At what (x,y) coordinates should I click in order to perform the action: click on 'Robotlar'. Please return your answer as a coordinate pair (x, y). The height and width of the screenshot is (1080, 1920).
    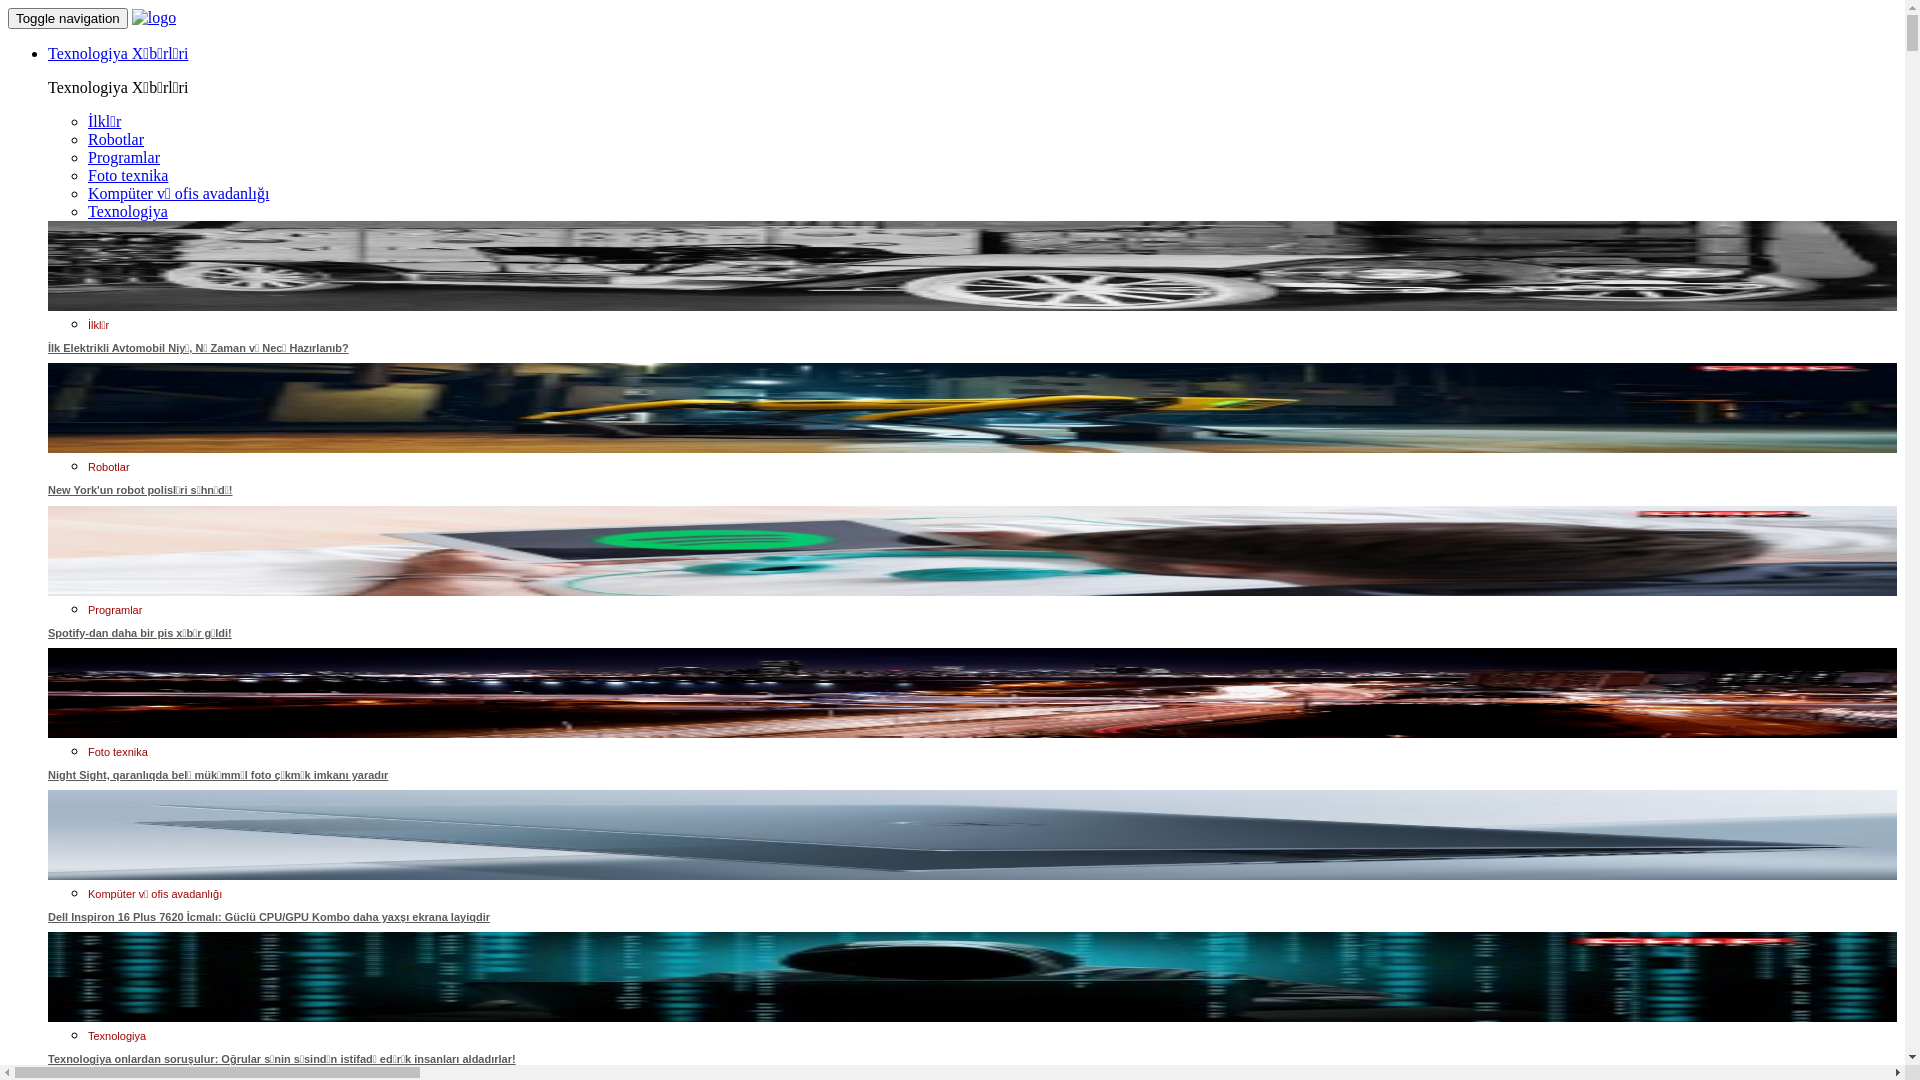
    Looking at the image, I should click on (114, 138).